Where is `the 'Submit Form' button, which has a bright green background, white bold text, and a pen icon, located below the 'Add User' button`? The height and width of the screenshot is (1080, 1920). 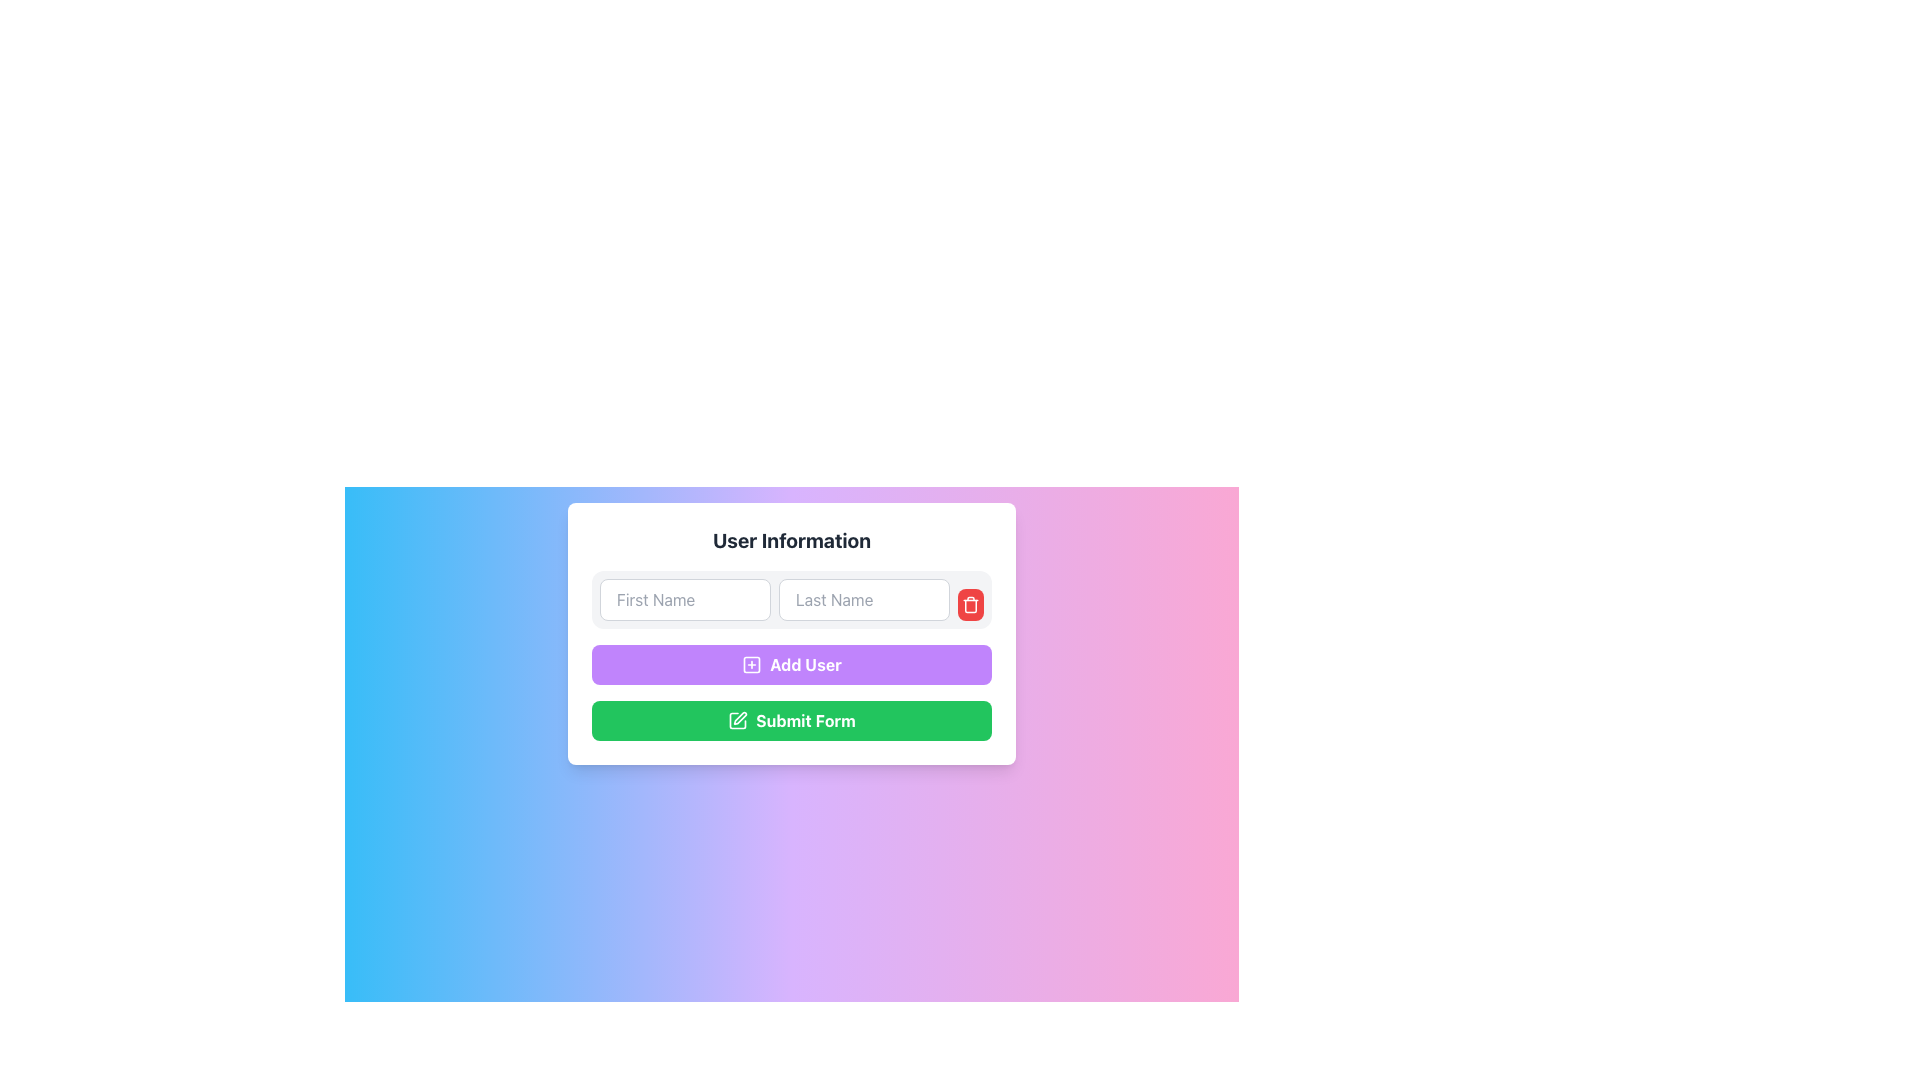 the 'Submit Form' button, which has a bright green background, white bold text, and a pen icon, located below the 'Add User' button is located at coordinates (791, 721).